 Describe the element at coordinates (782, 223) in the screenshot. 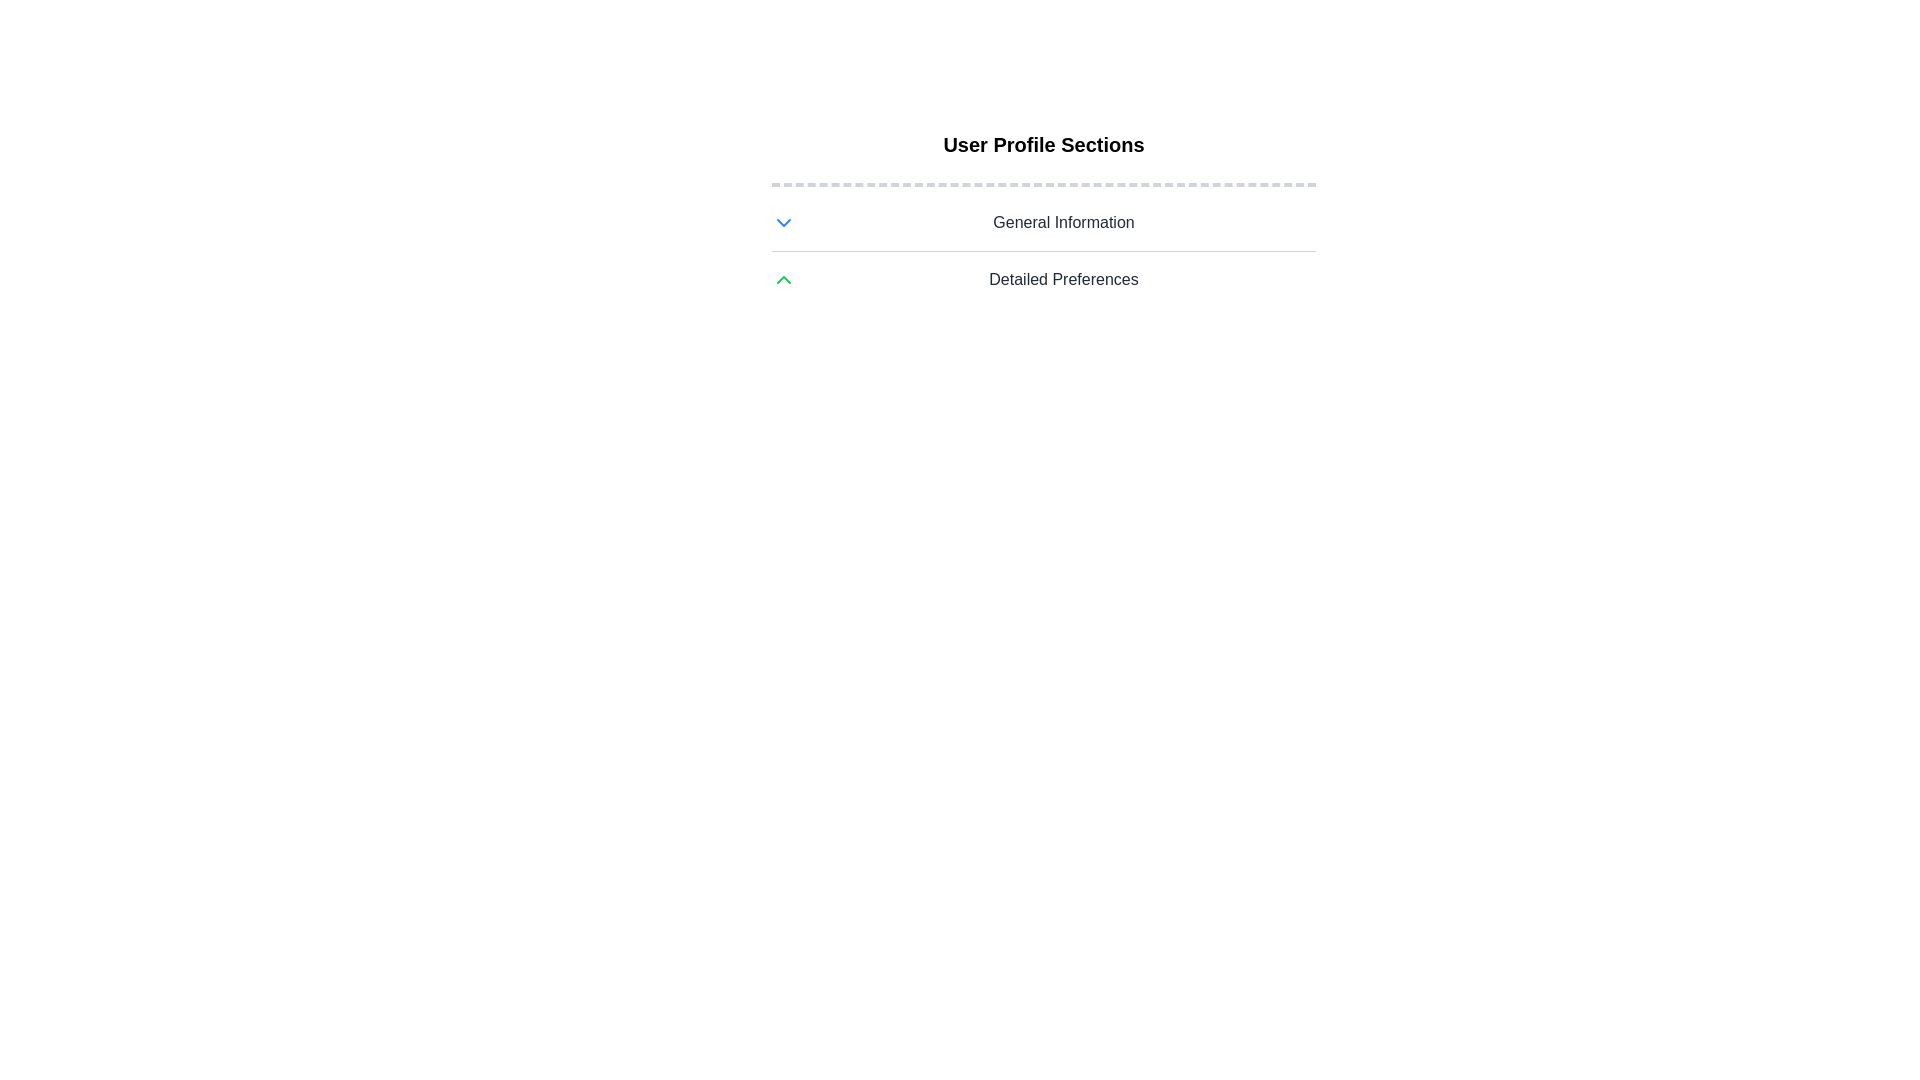

I see `the toggle icon` at that location.